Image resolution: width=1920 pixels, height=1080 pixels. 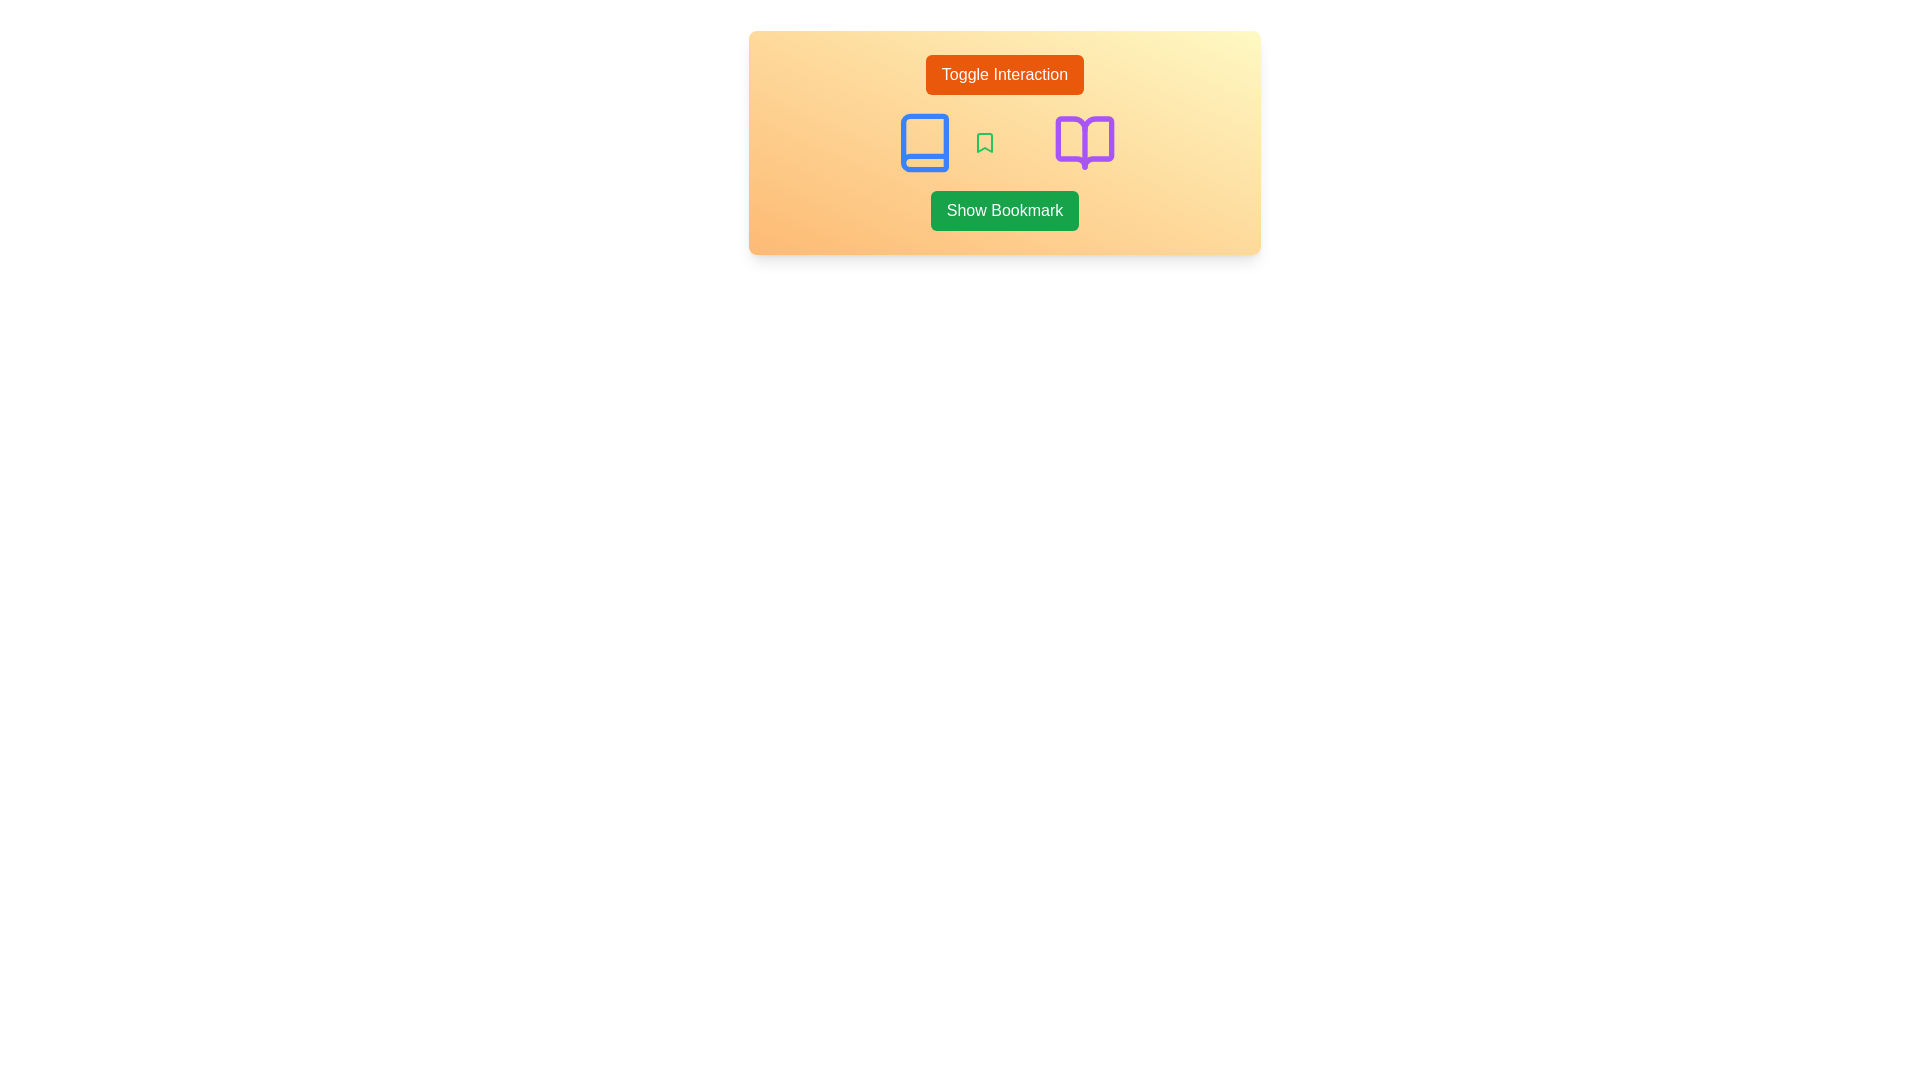 What do you see at coordinates (1083, 141) in the screenshot?
I see `the vibrant purple open book icon, which is the third icon in a horizontal grid, located between the 'Toggle Interaction' button above and the 'Show Bookmark' button below` at bounding box center [1083, 141].